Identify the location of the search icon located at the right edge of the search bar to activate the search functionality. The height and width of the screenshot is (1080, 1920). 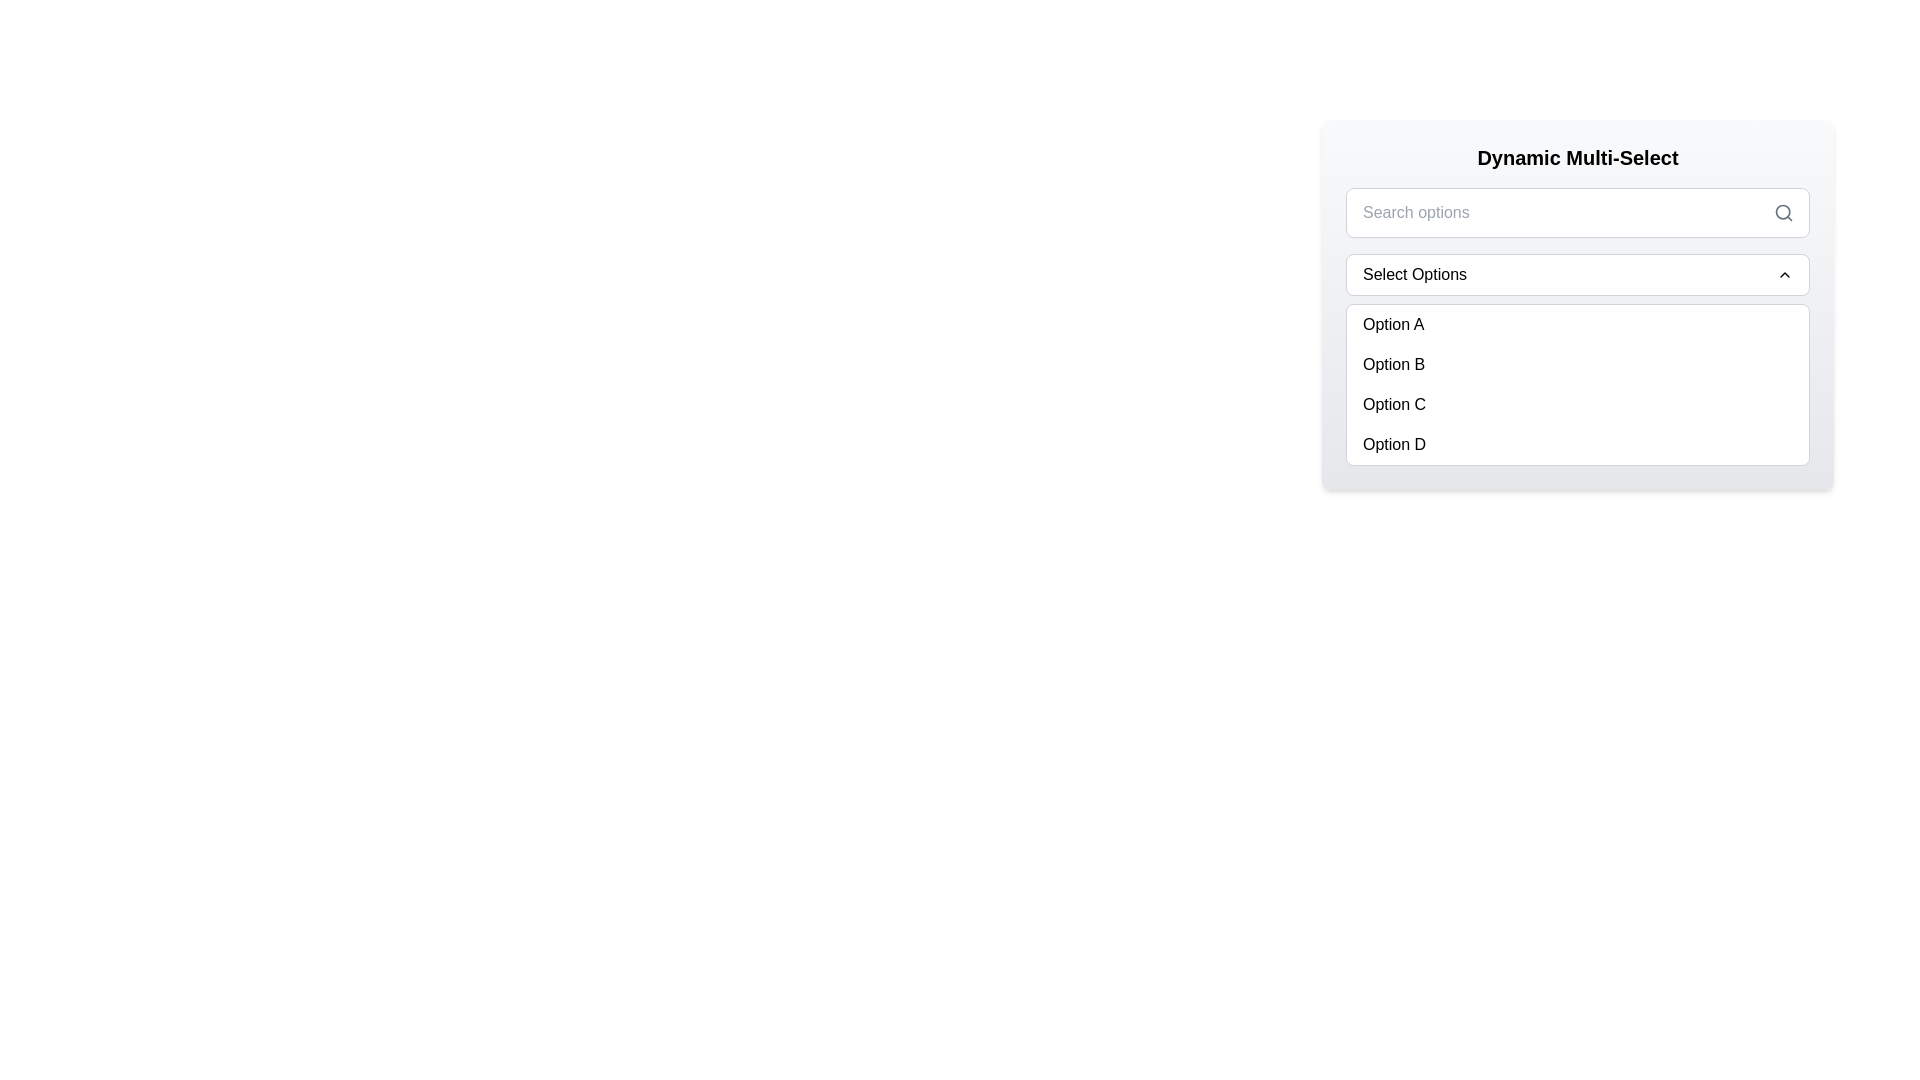
(1784, 212).